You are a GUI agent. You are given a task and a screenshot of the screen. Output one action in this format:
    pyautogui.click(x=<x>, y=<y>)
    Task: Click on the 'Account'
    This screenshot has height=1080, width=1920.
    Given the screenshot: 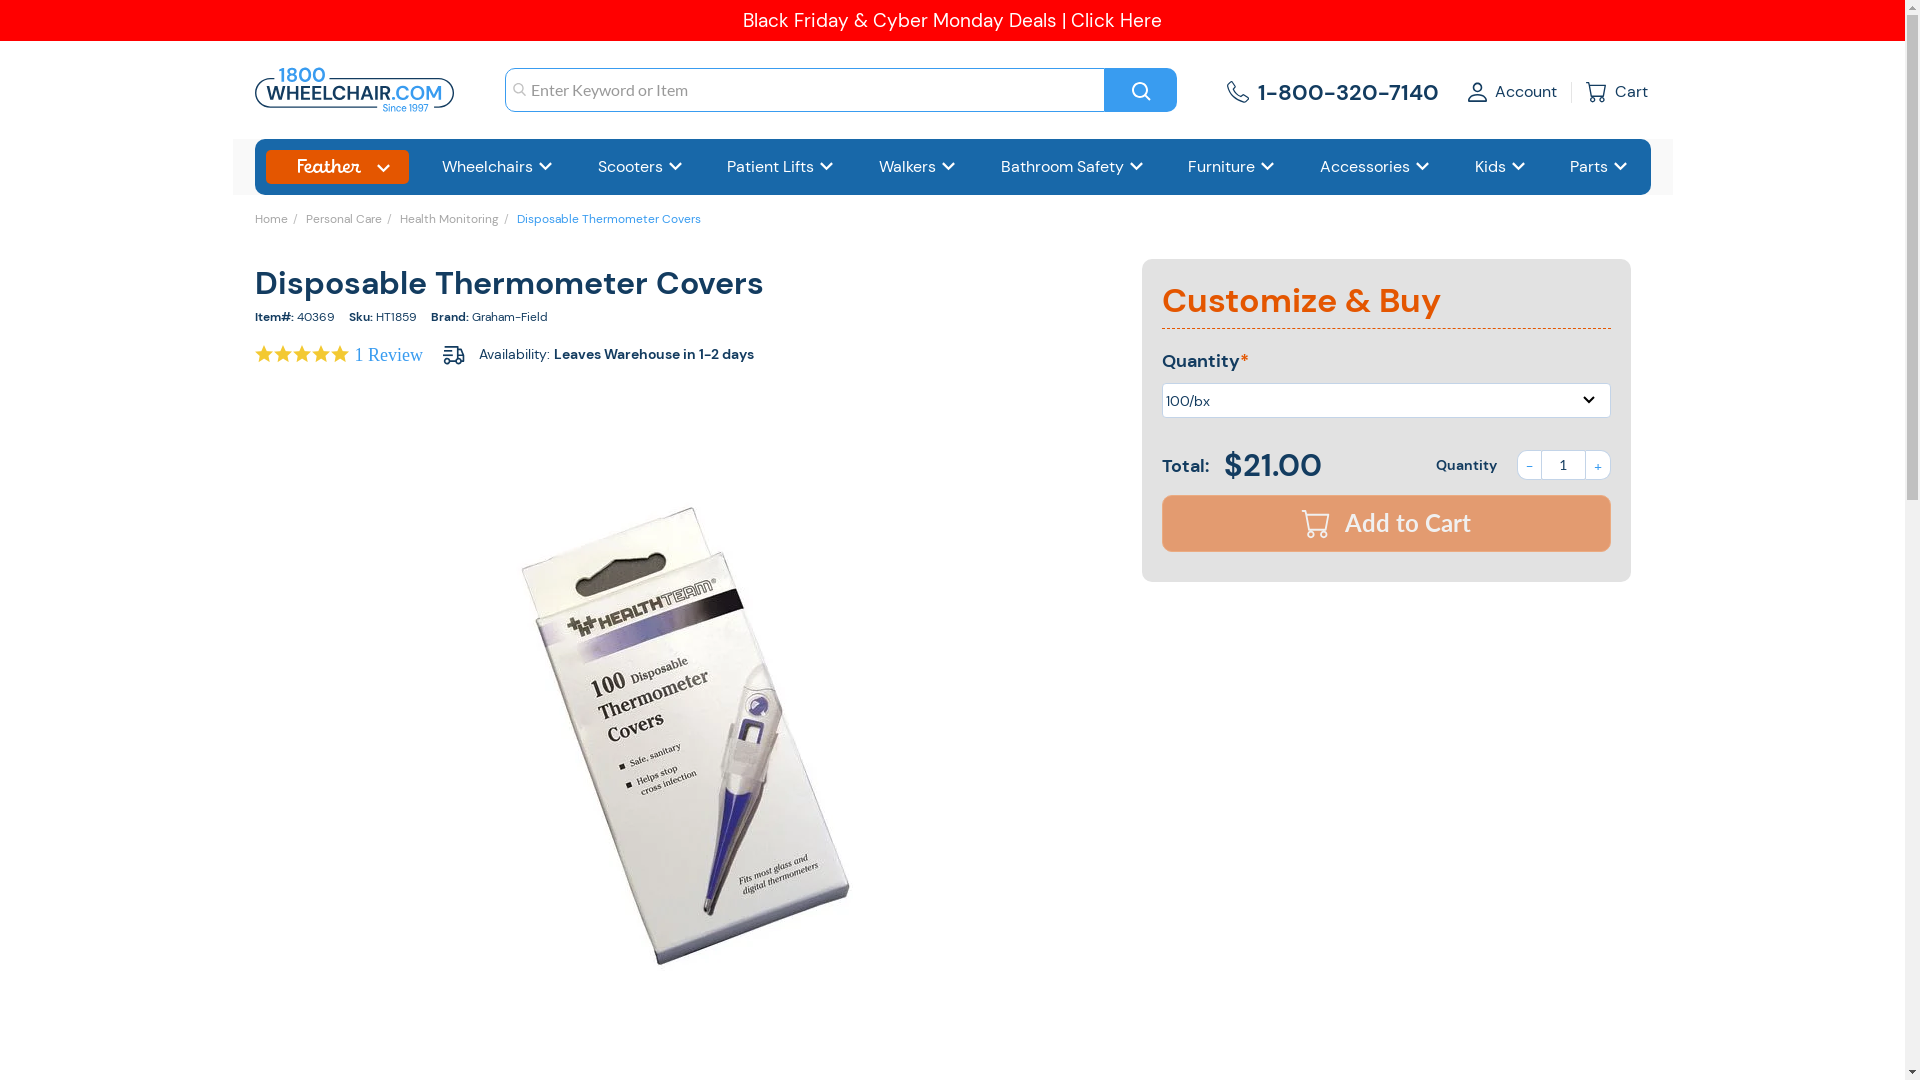 What is the action you would take?
    pyautogui.click(x=1512, y=90)
    